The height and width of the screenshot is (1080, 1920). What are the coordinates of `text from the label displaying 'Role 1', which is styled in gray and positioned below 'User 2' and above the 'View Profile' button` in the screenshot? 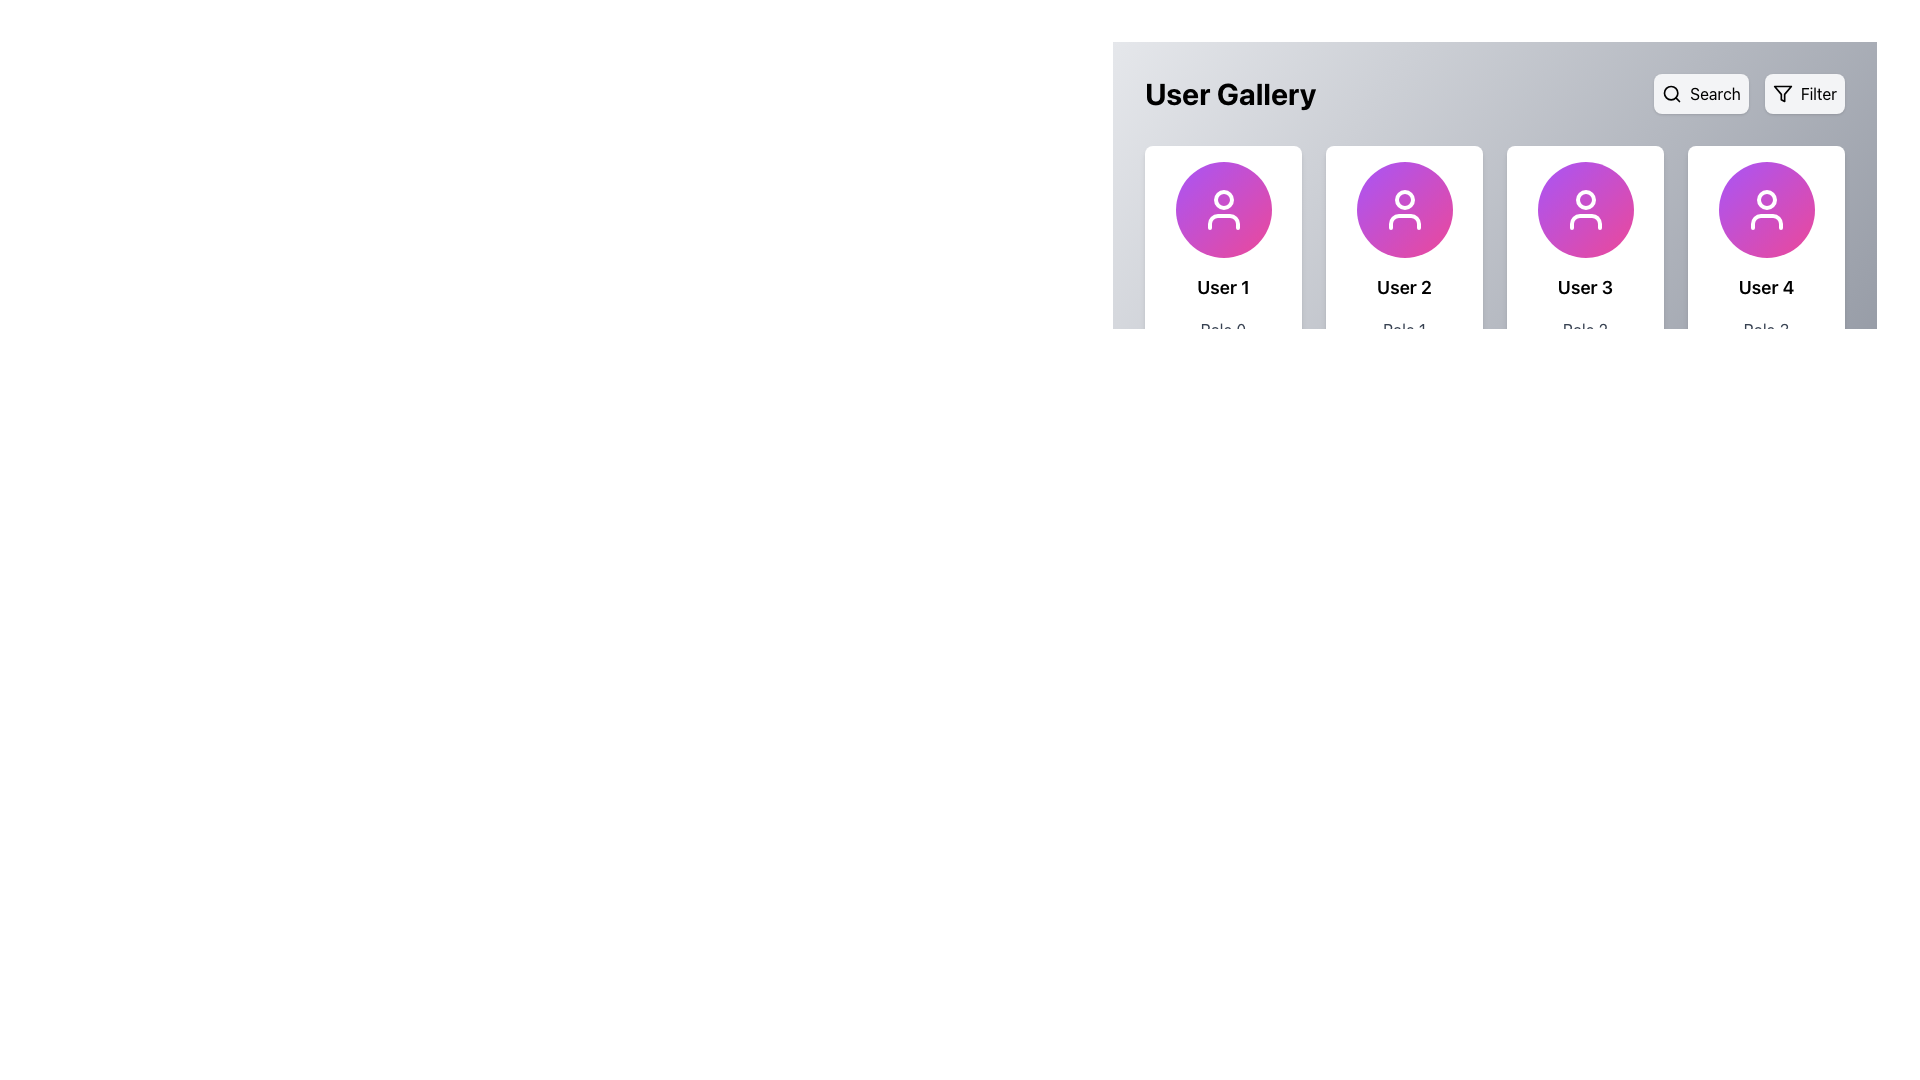 It's located at (1403, 329).